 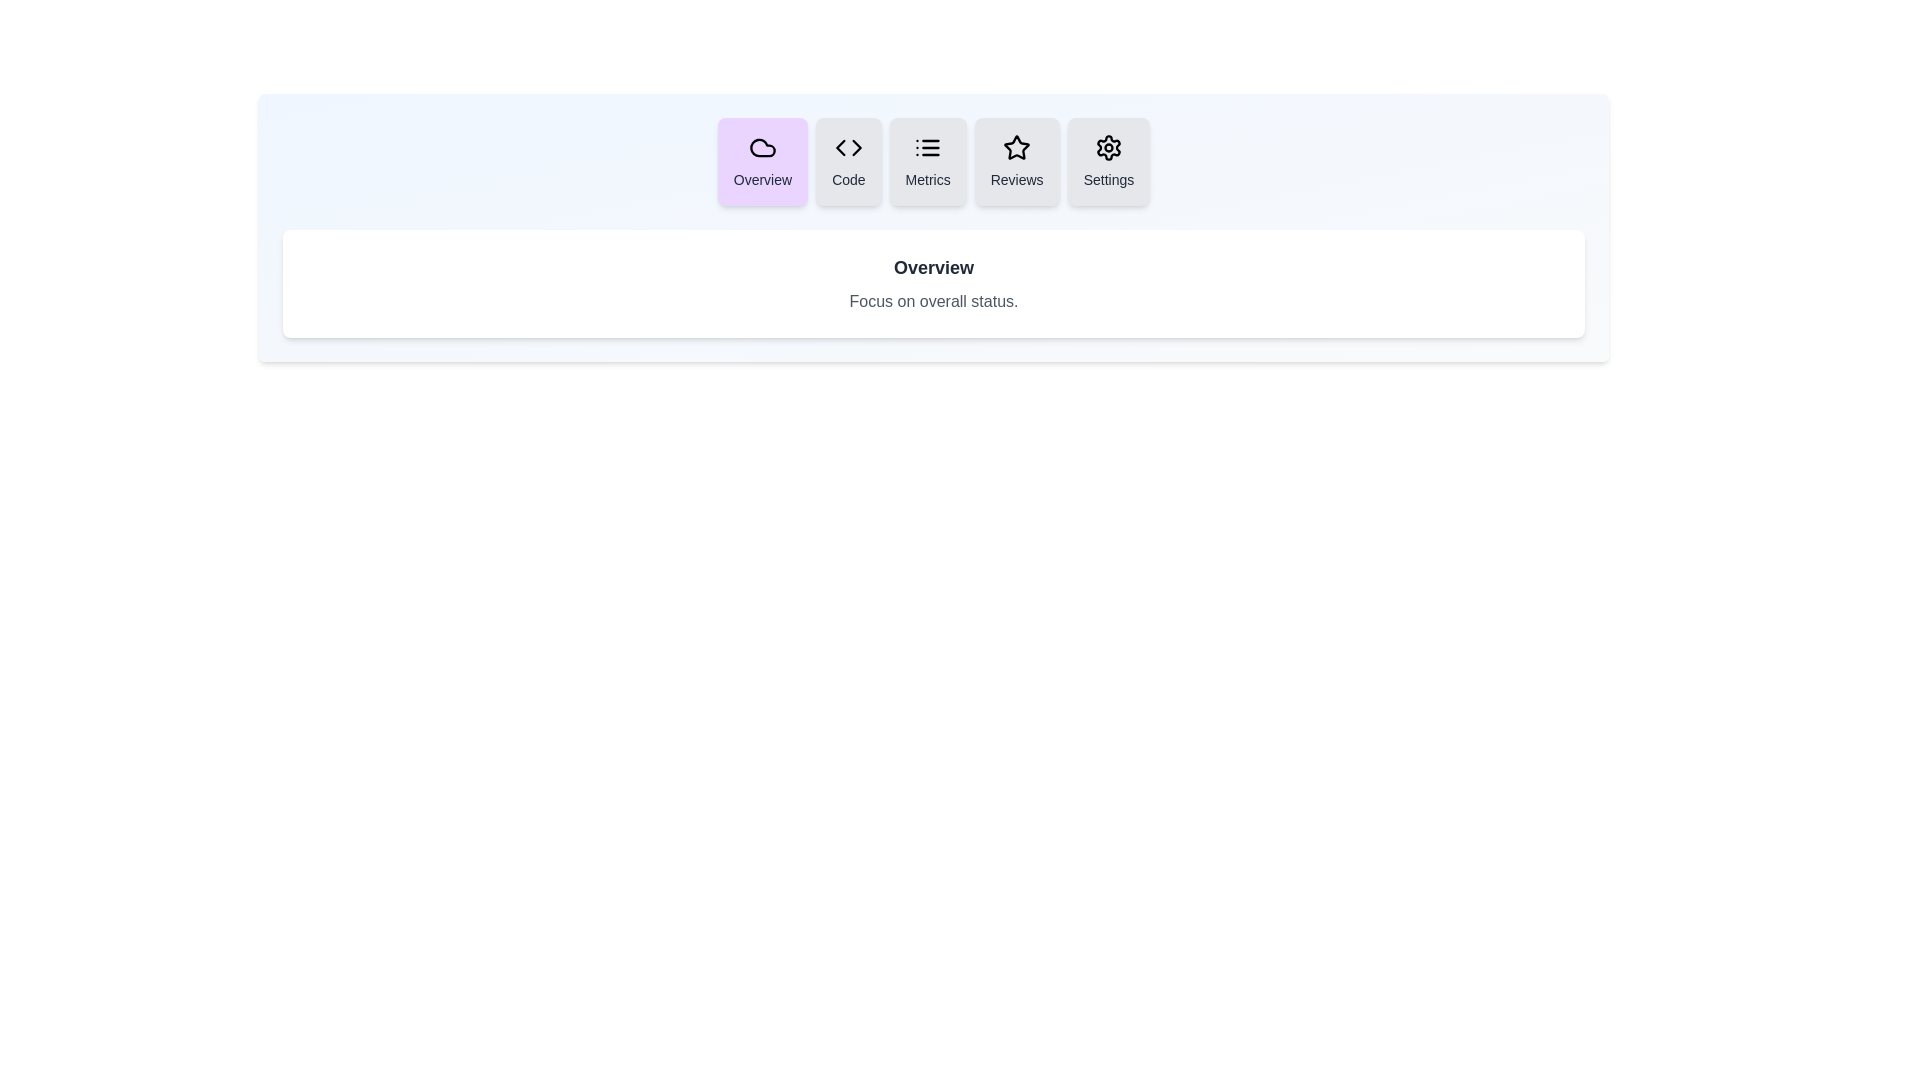 I want to click on the tab labeled Overview, so click(x=762, y=161).